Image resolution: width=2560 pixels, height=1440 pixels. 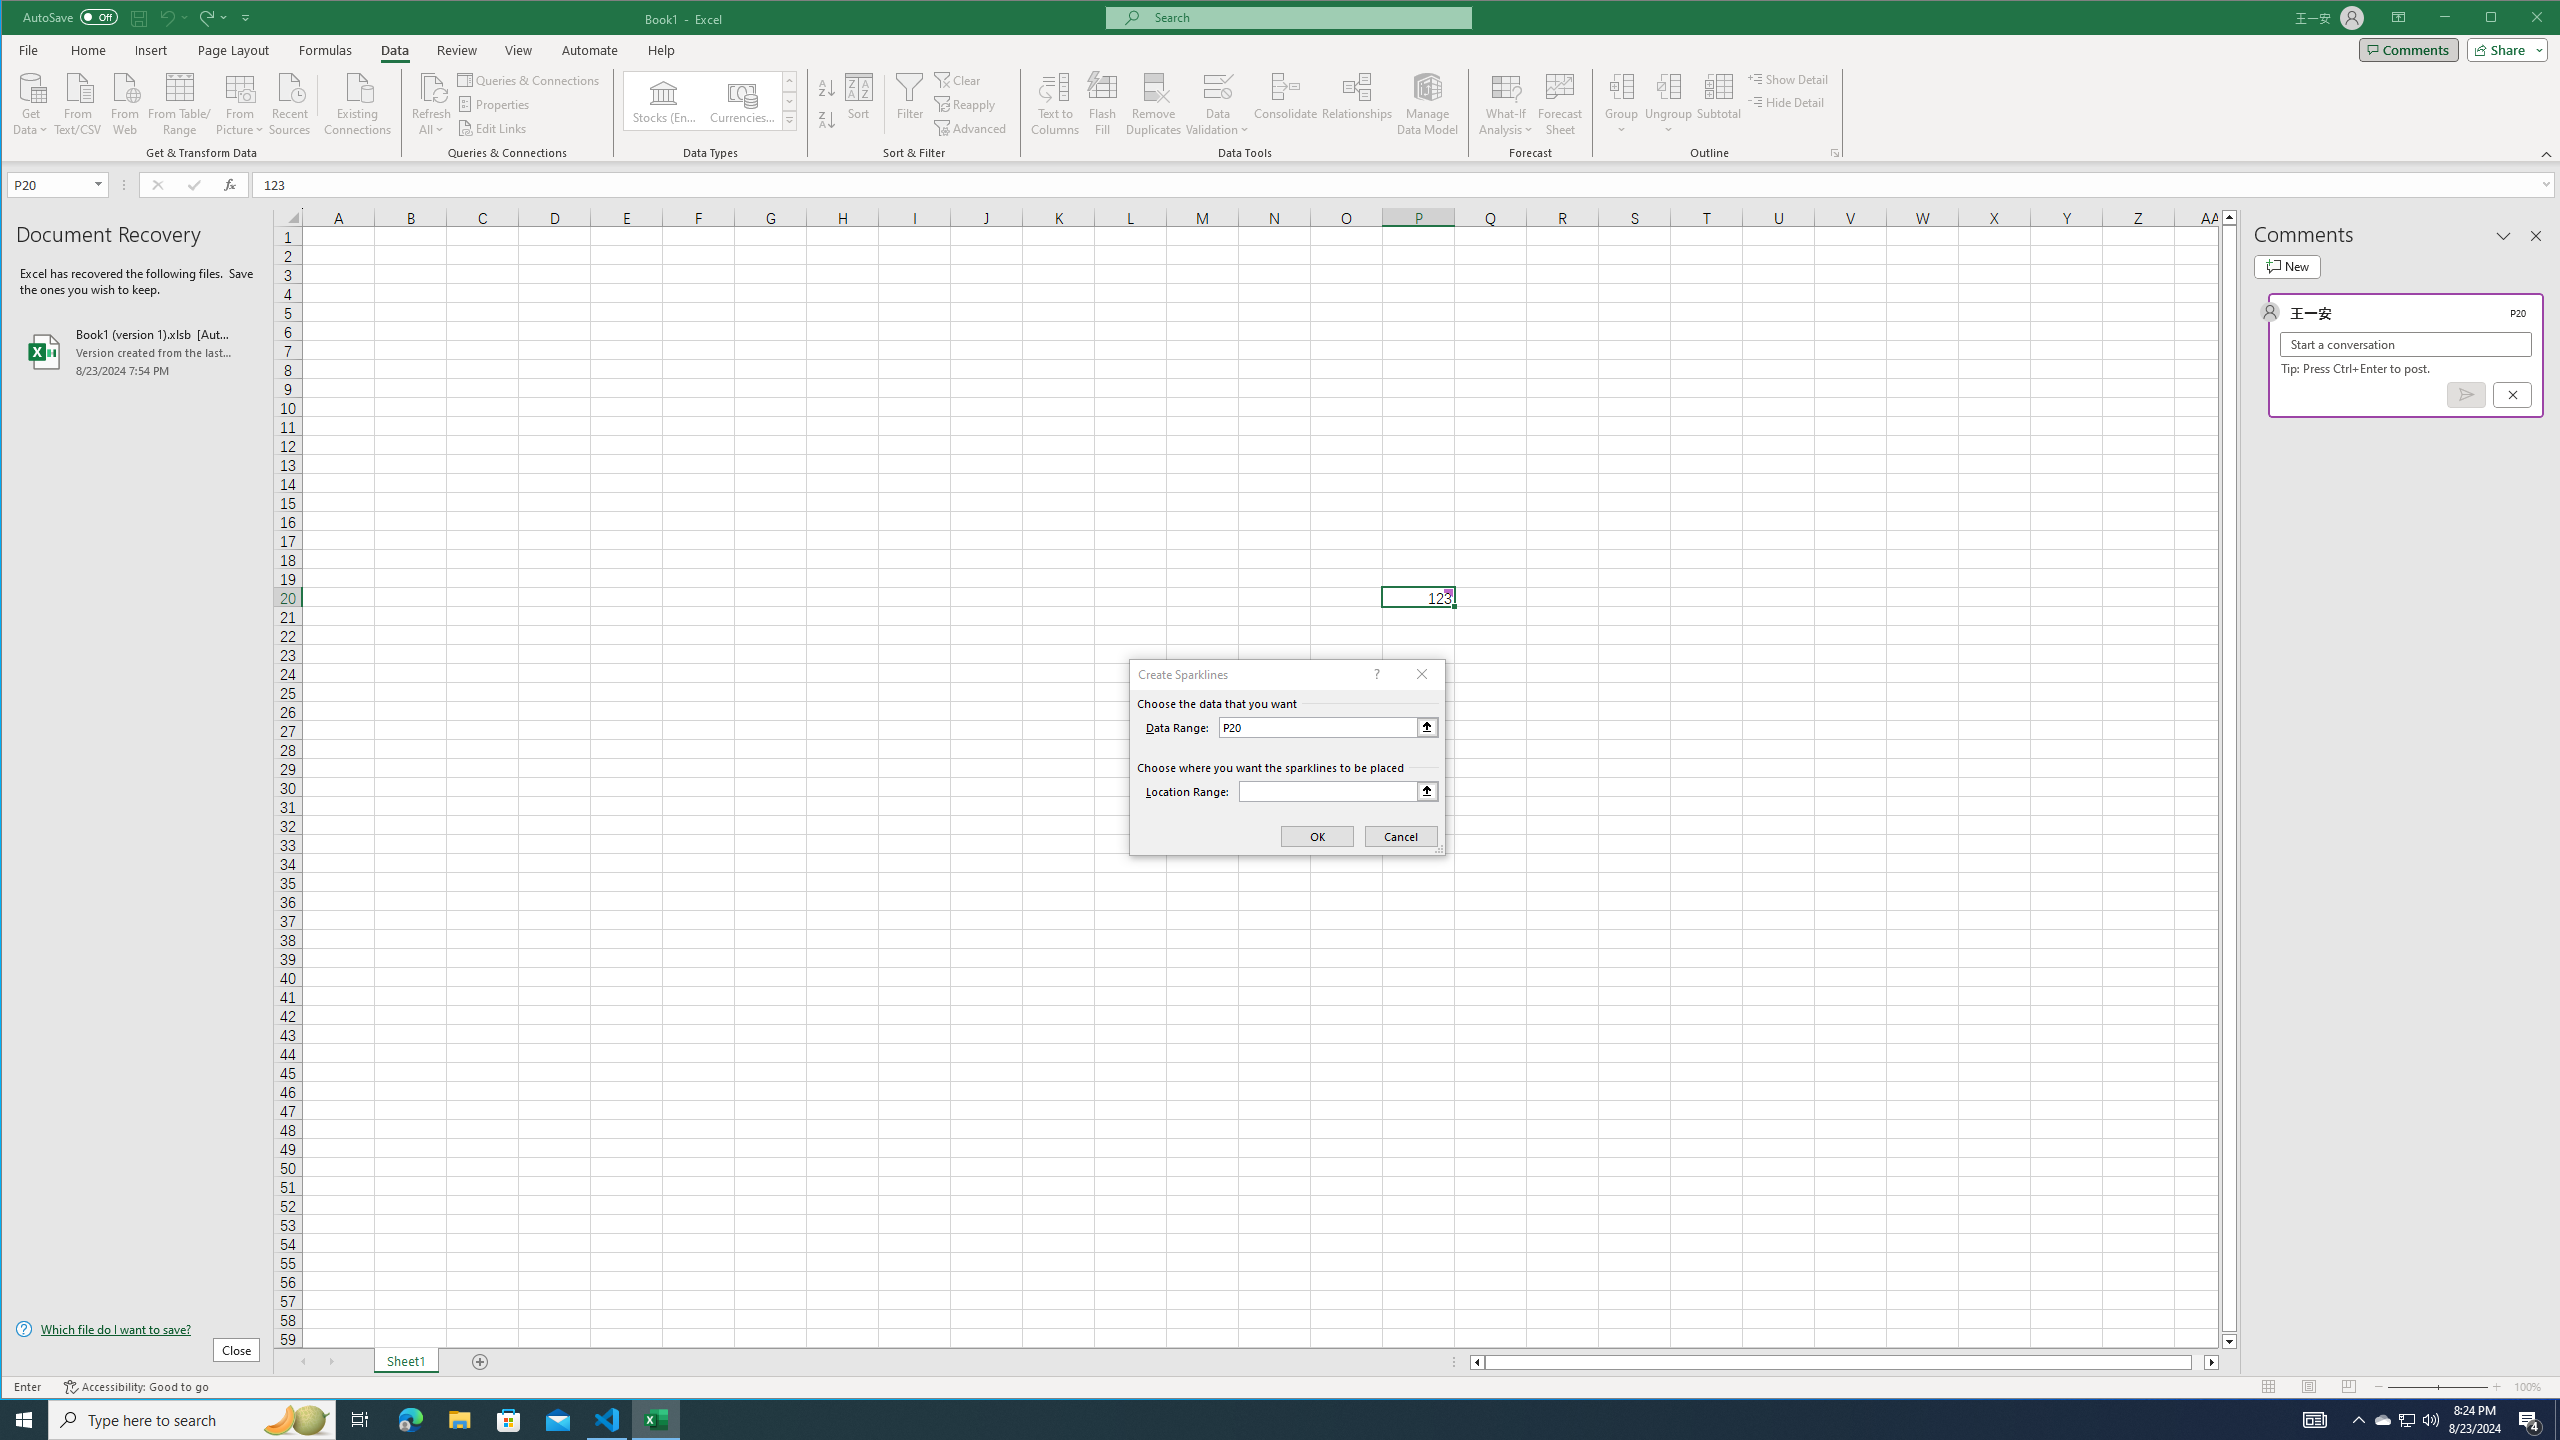 What do you see at coordinates (529, 80) in the screenshot?
I see `'Queries & Connections'` at bounding box center [529, 80].